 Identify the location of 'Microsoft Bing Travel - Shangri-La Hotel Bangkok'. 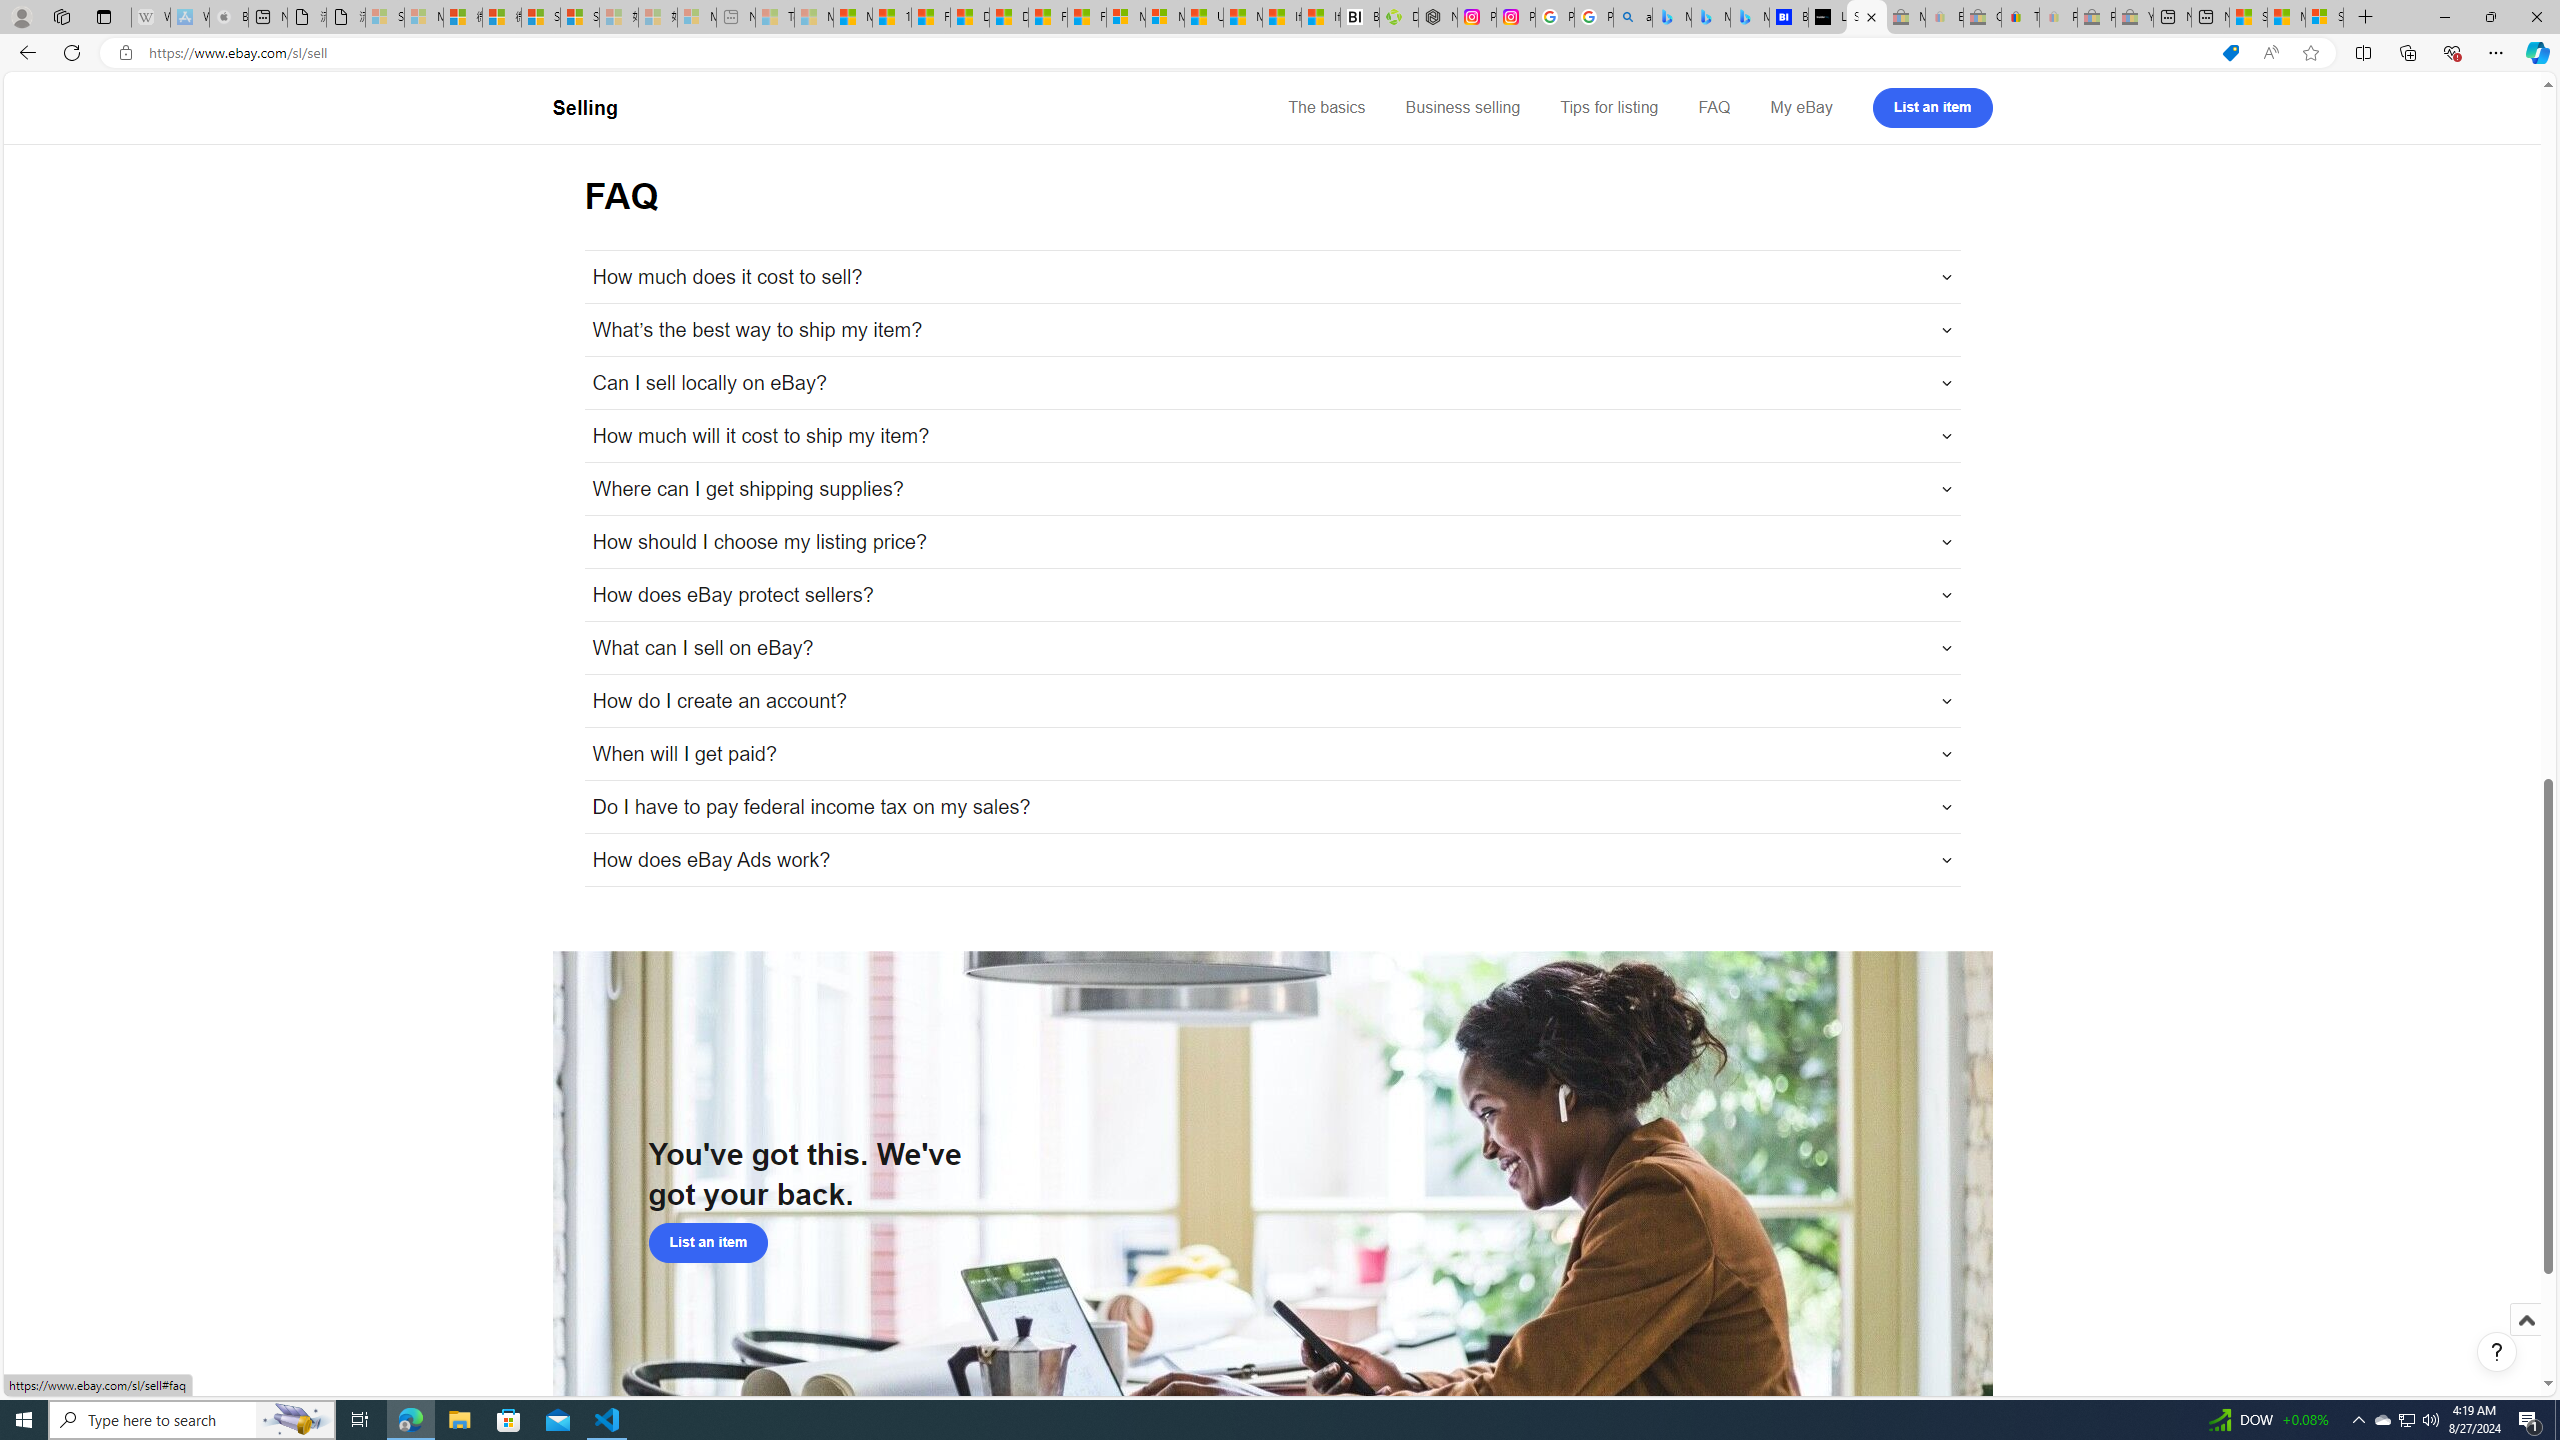
(1750, 16).